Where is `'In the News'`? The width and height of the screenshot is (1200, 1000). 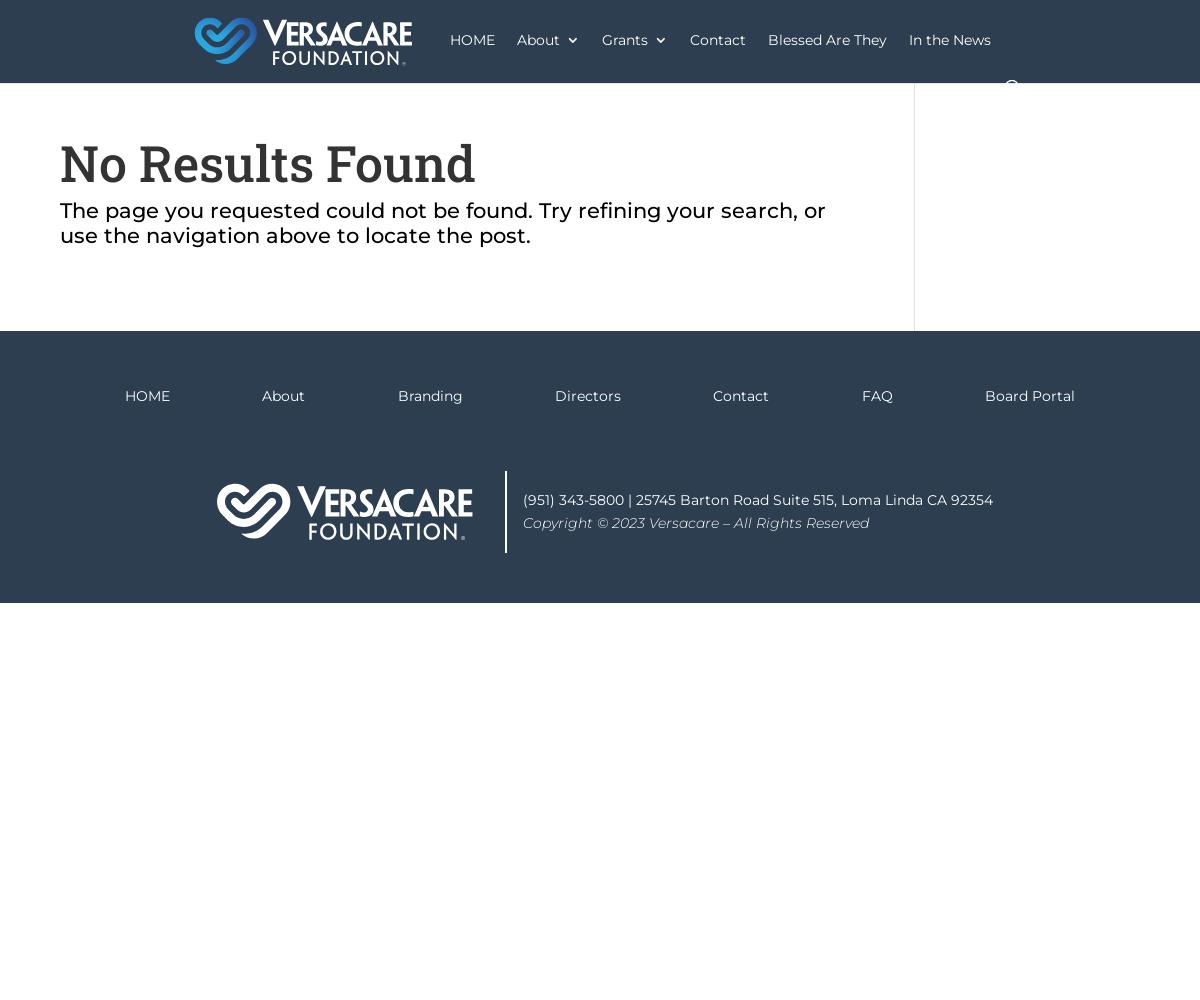 'In the News' is located at coordinates (950, 40).